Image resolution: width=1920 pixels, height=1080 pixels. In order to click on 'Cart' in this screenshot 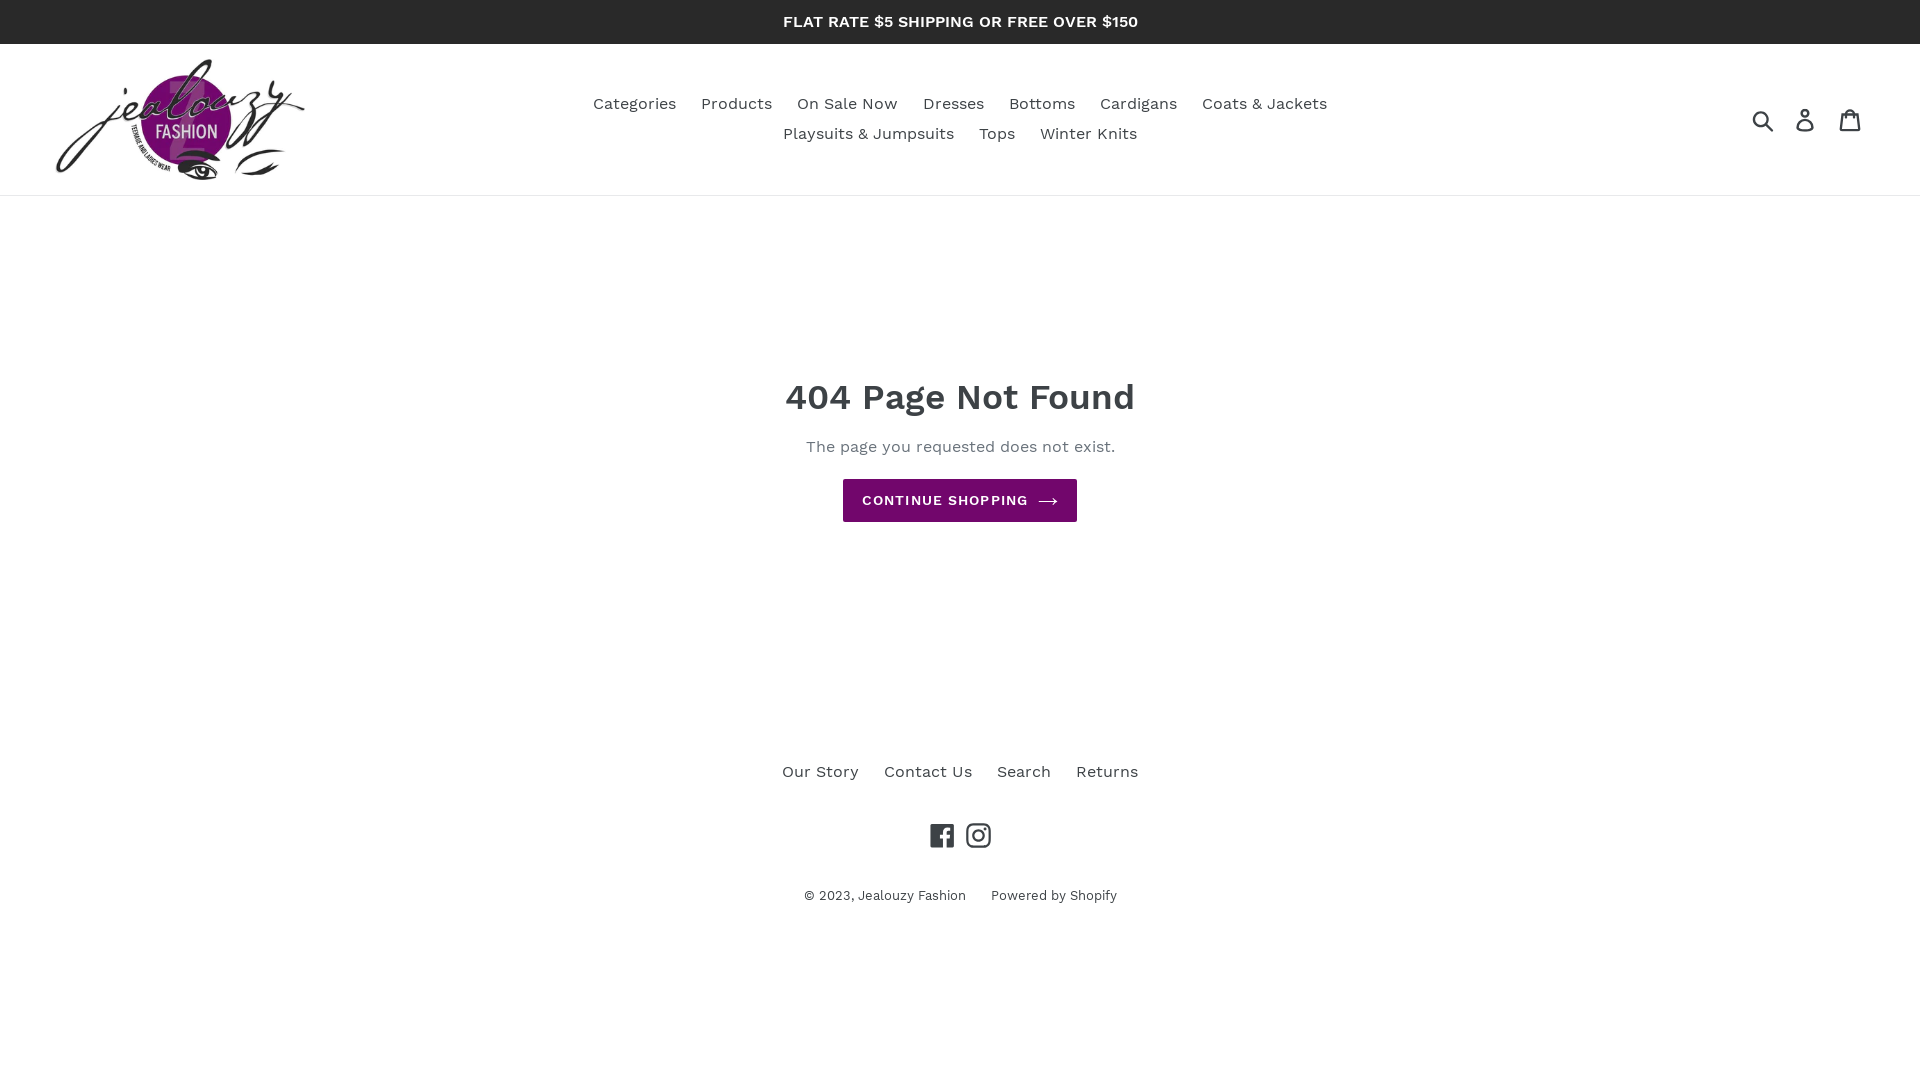, I will do `click(1850, 119)`.